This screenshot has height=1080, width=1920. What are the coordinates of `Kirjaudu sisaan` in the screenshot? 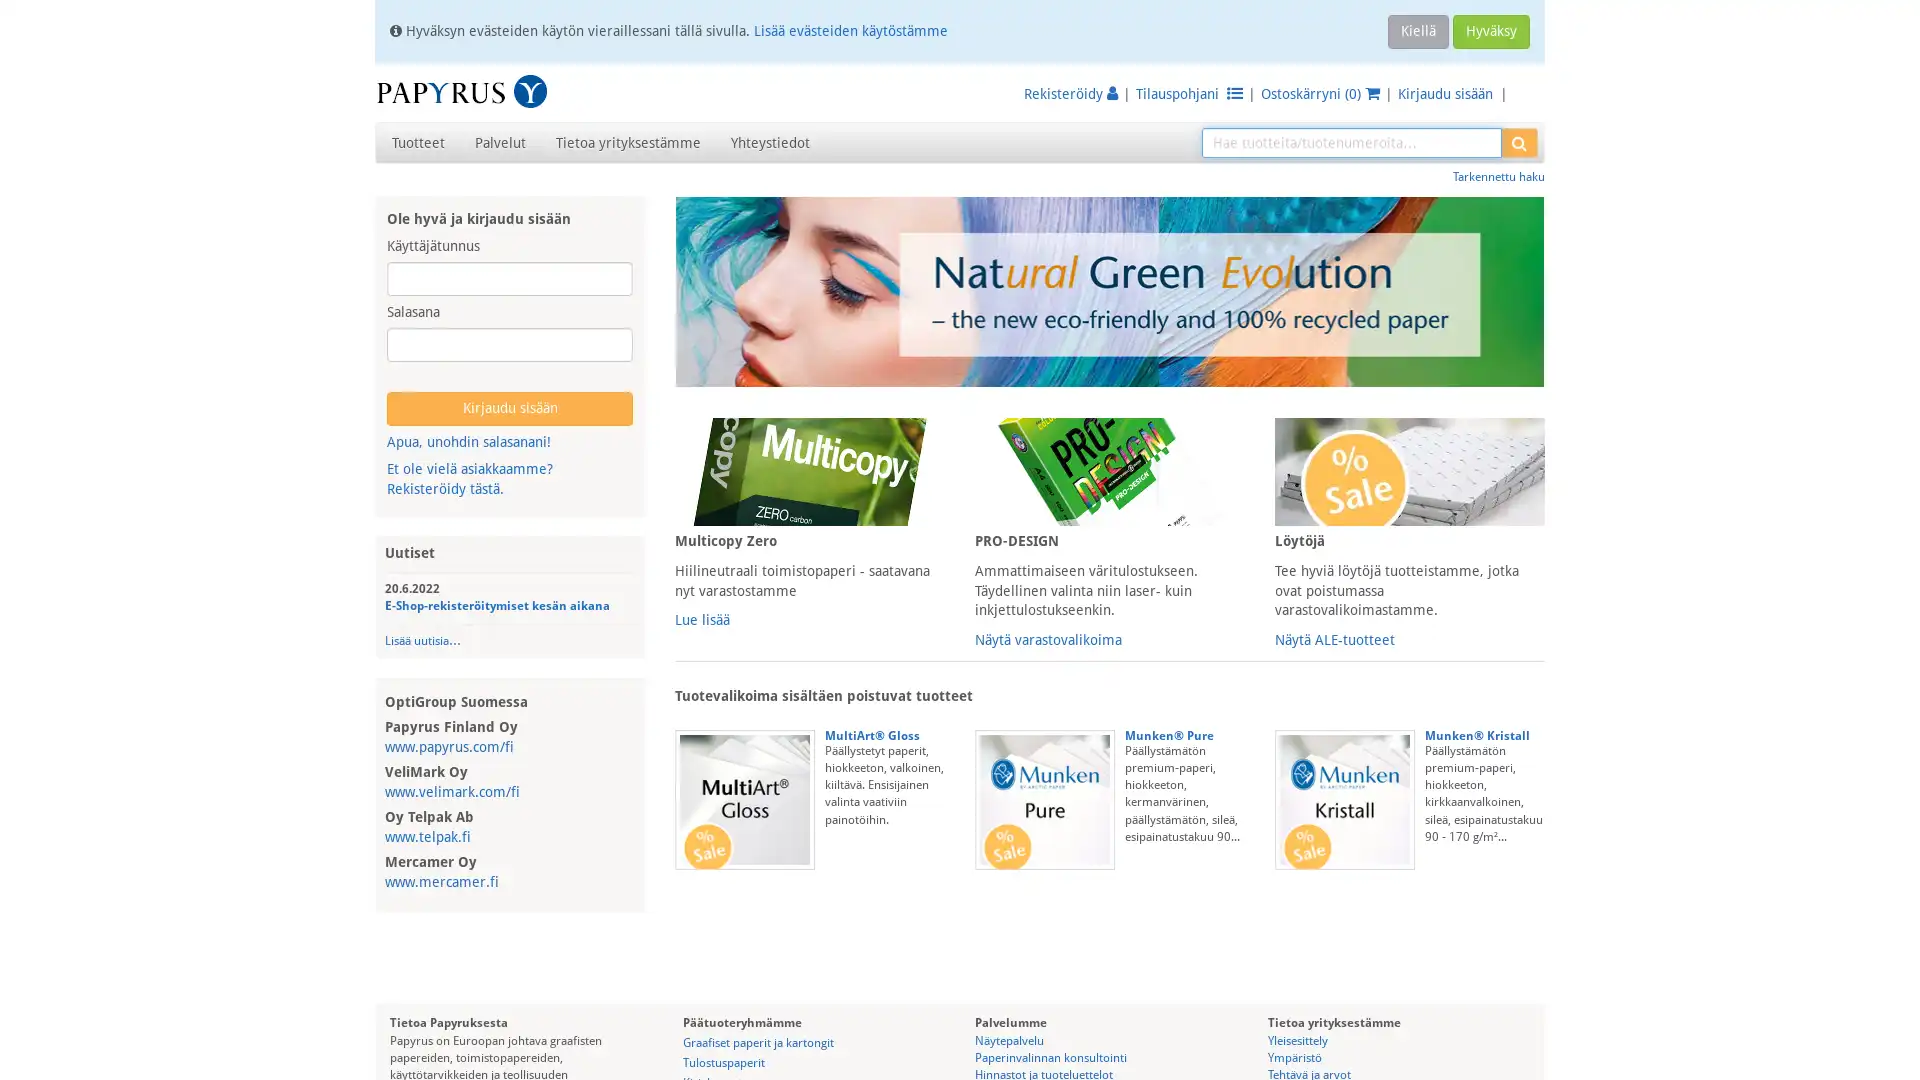 It's located at (509, 407).